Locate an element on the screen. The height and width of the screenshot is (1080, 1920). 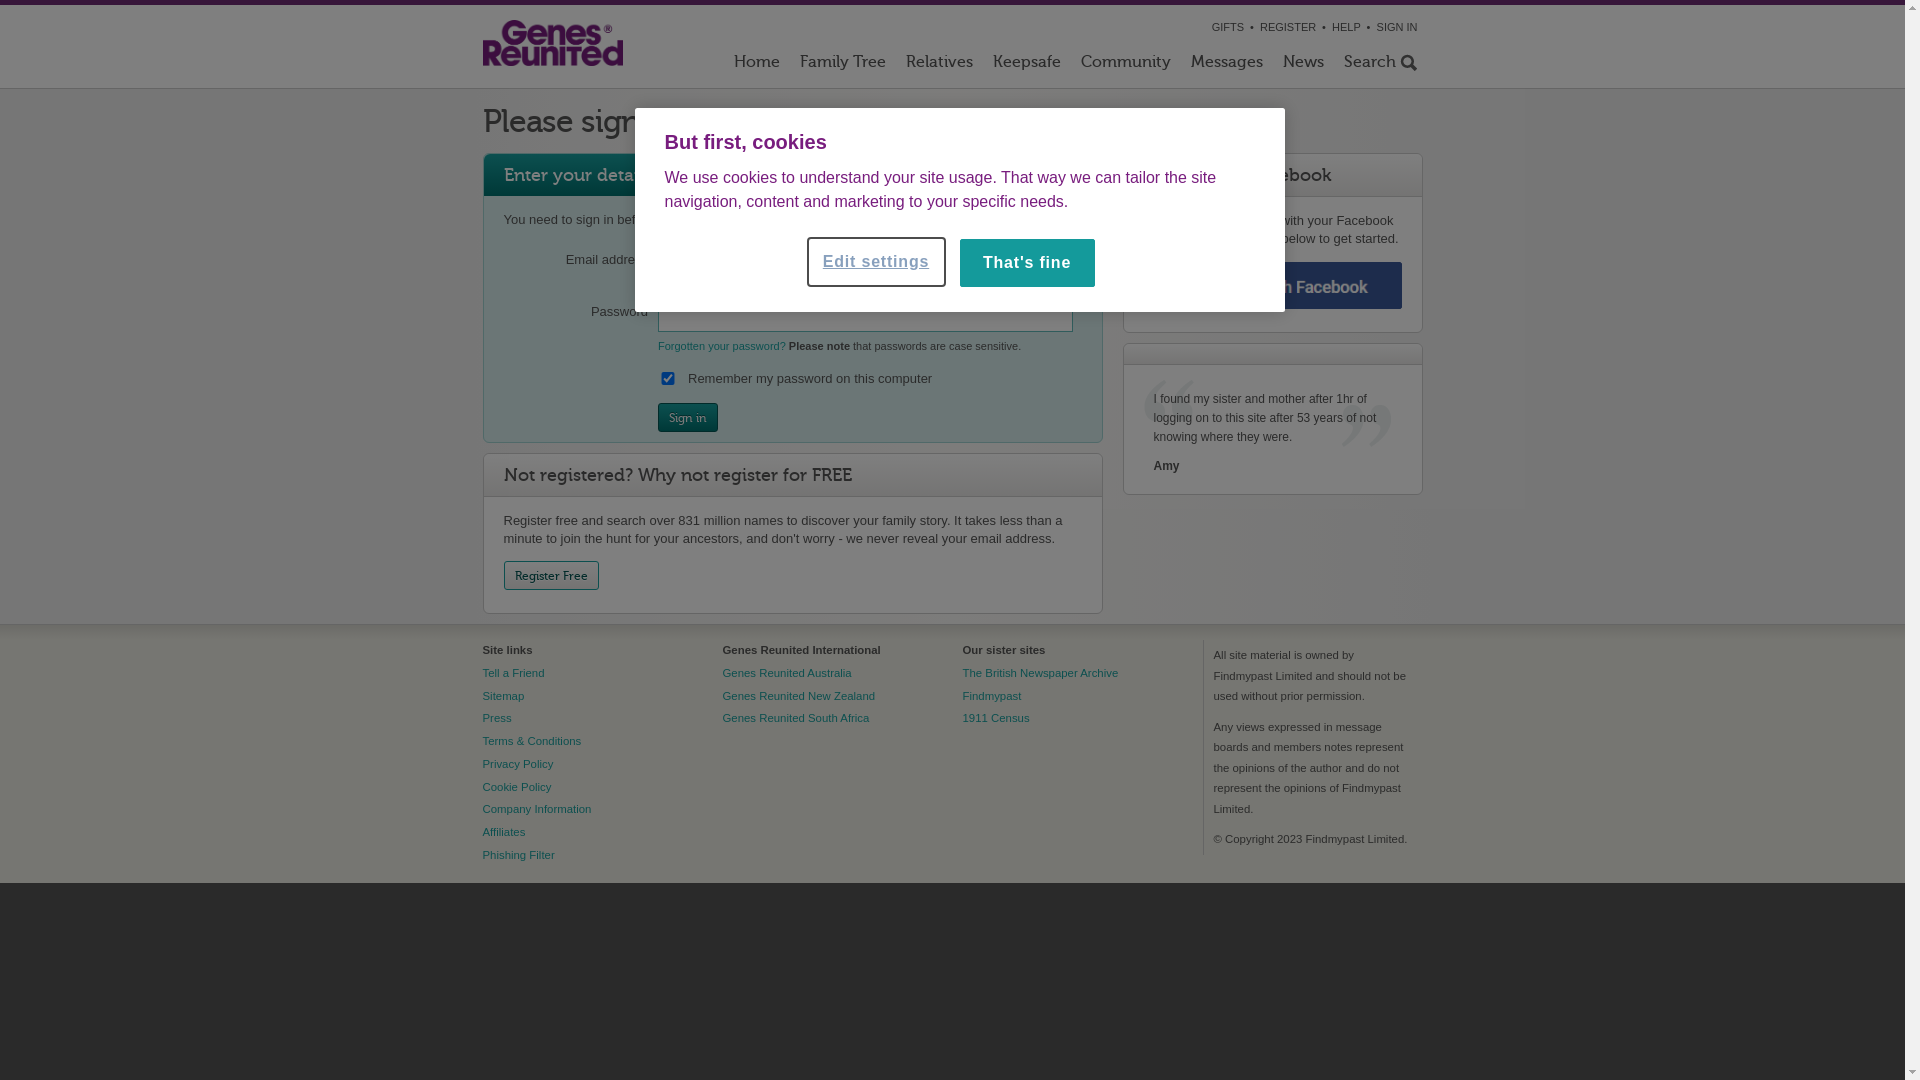
'Affiliates' is located at coordinates (503, 832).